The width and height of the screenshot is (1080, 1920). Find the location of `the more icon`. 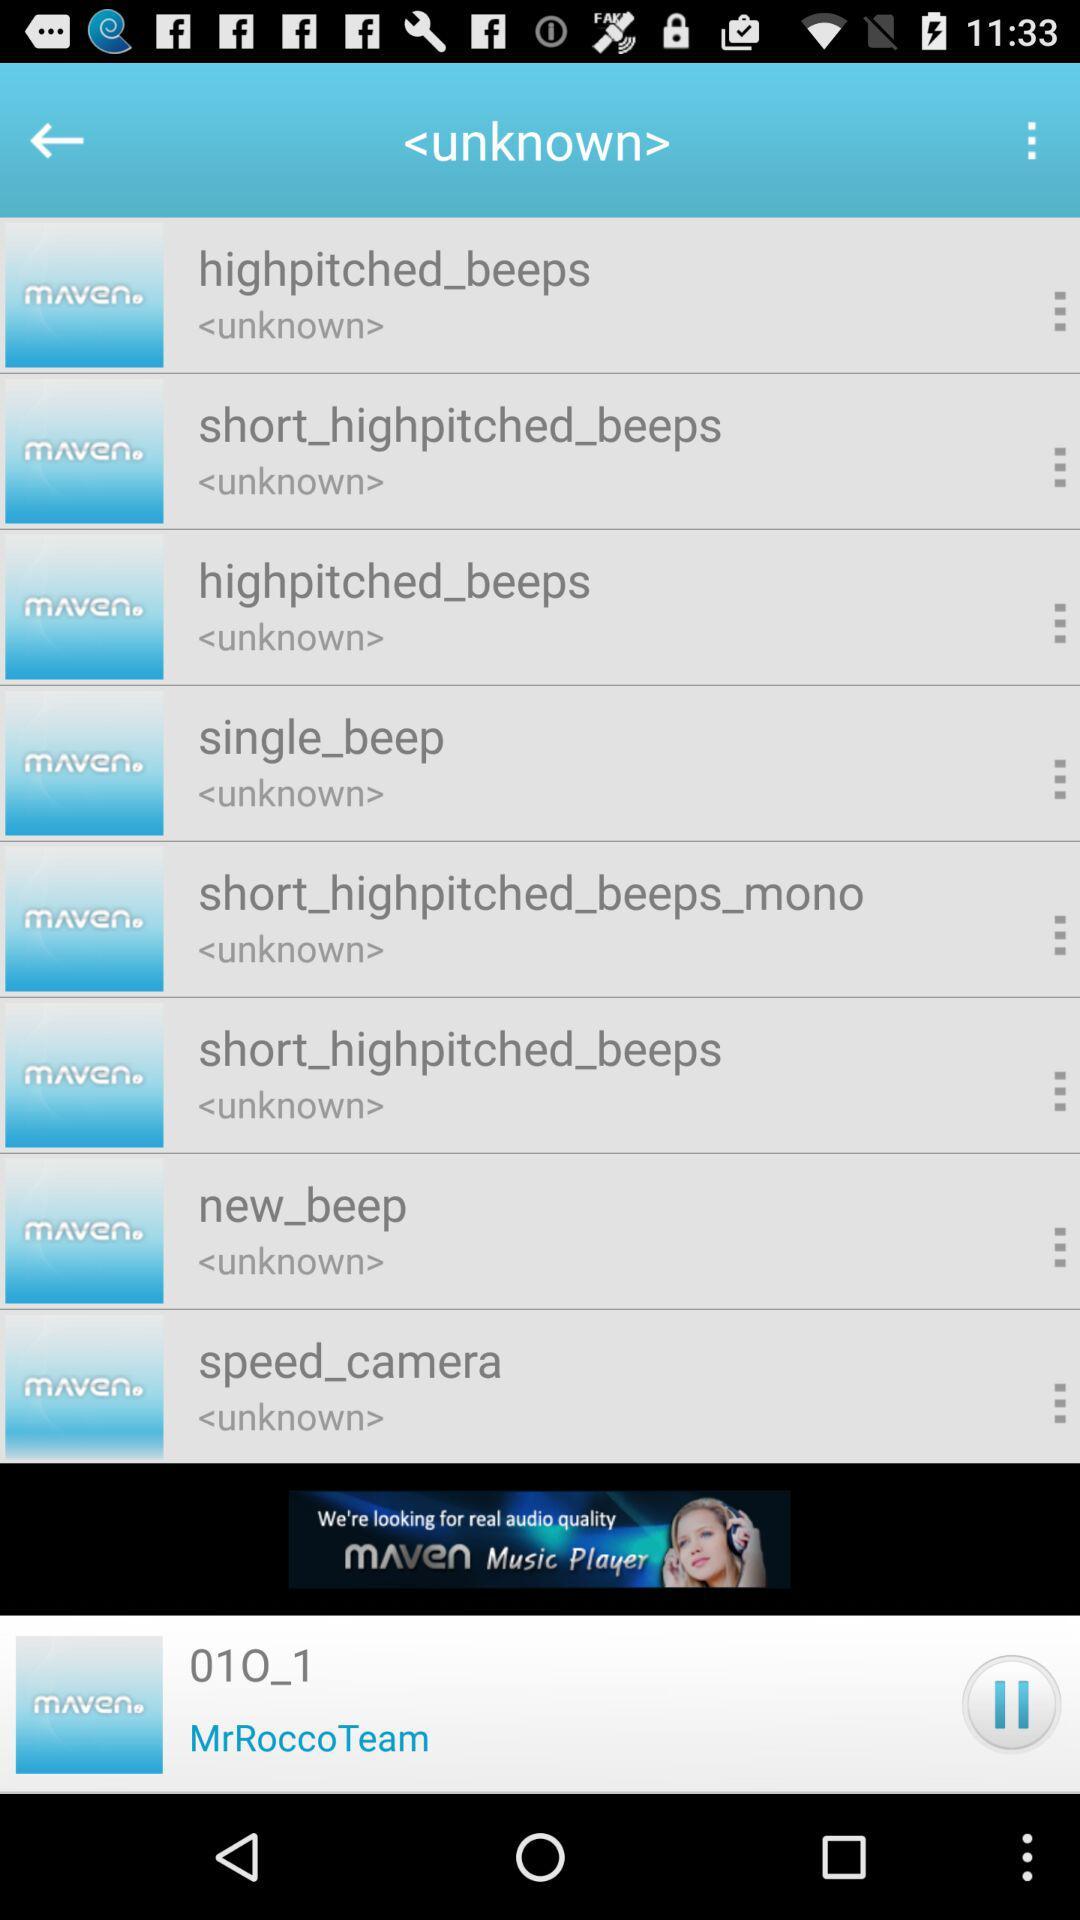

the more icon is located at coordinates (1027, 501).